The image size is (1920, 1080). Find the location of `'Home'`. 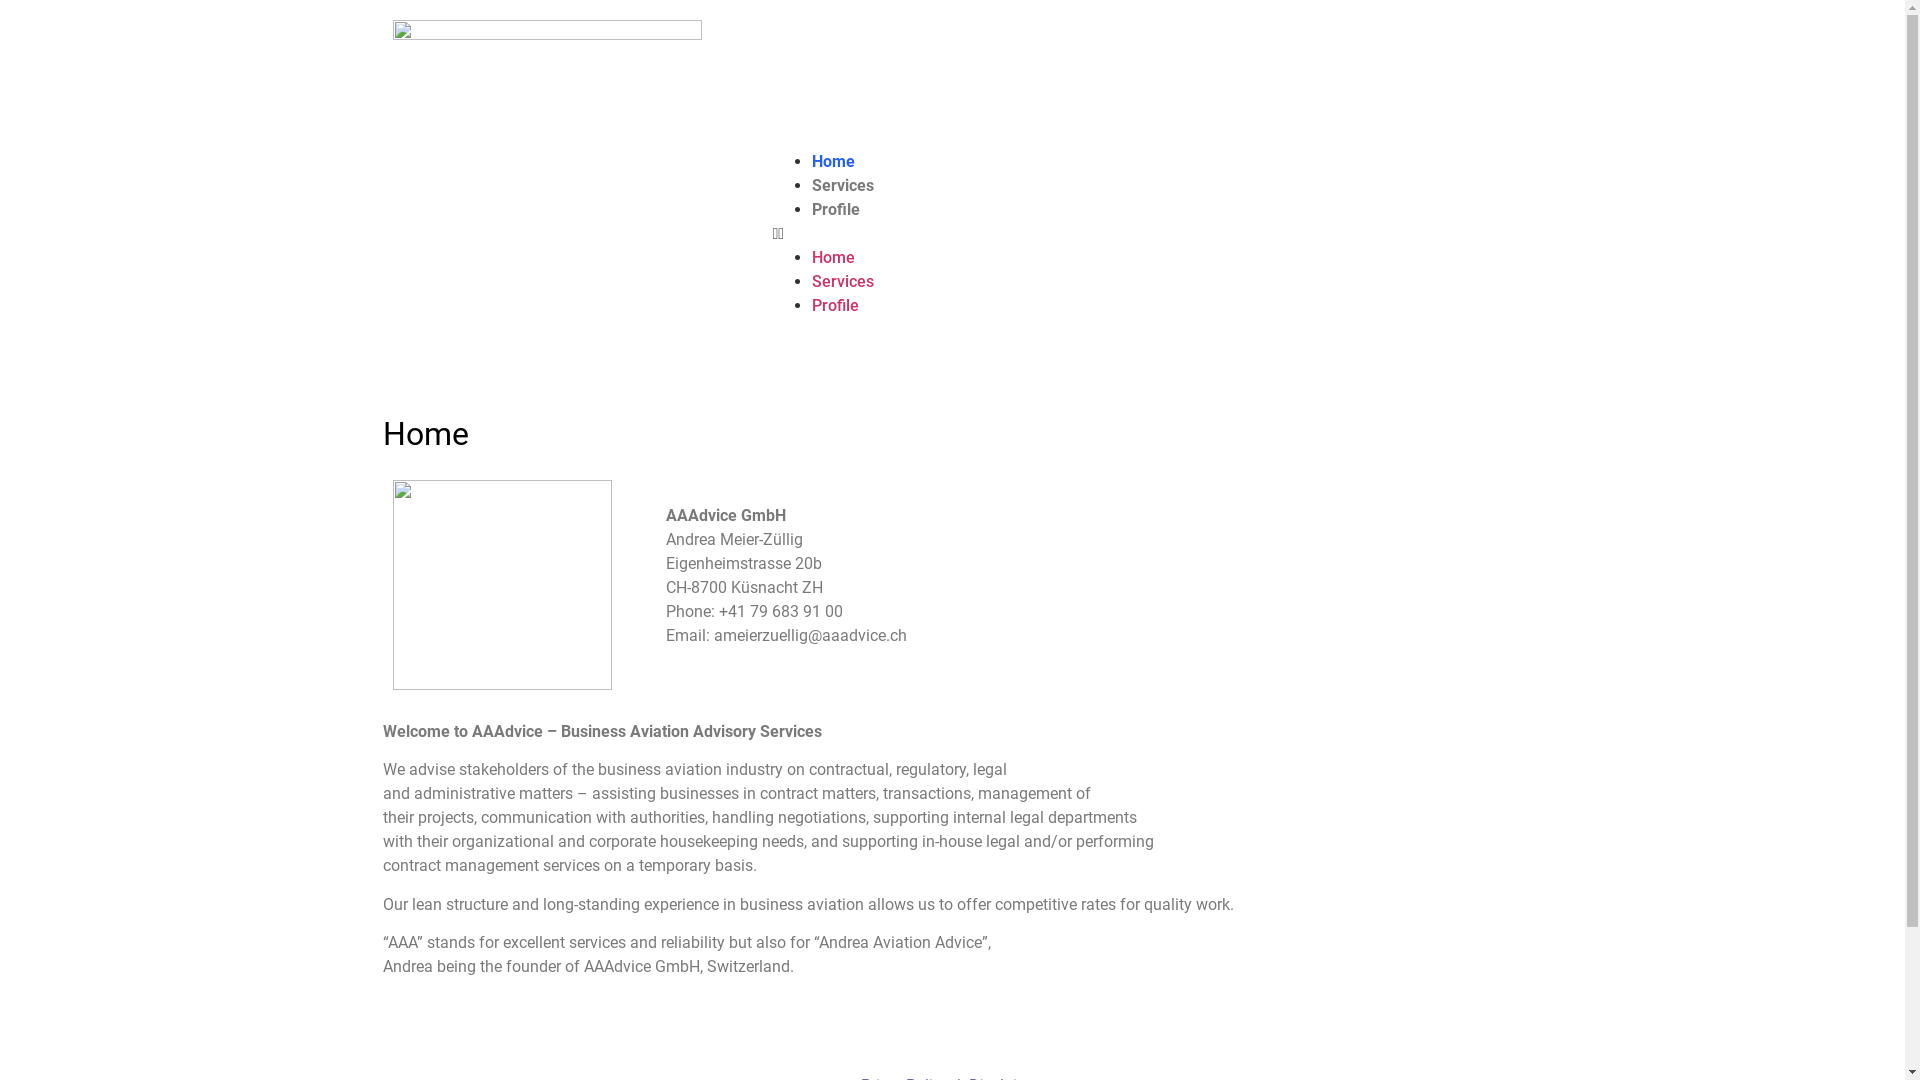

'Home' is located at coordinates (833, 160).